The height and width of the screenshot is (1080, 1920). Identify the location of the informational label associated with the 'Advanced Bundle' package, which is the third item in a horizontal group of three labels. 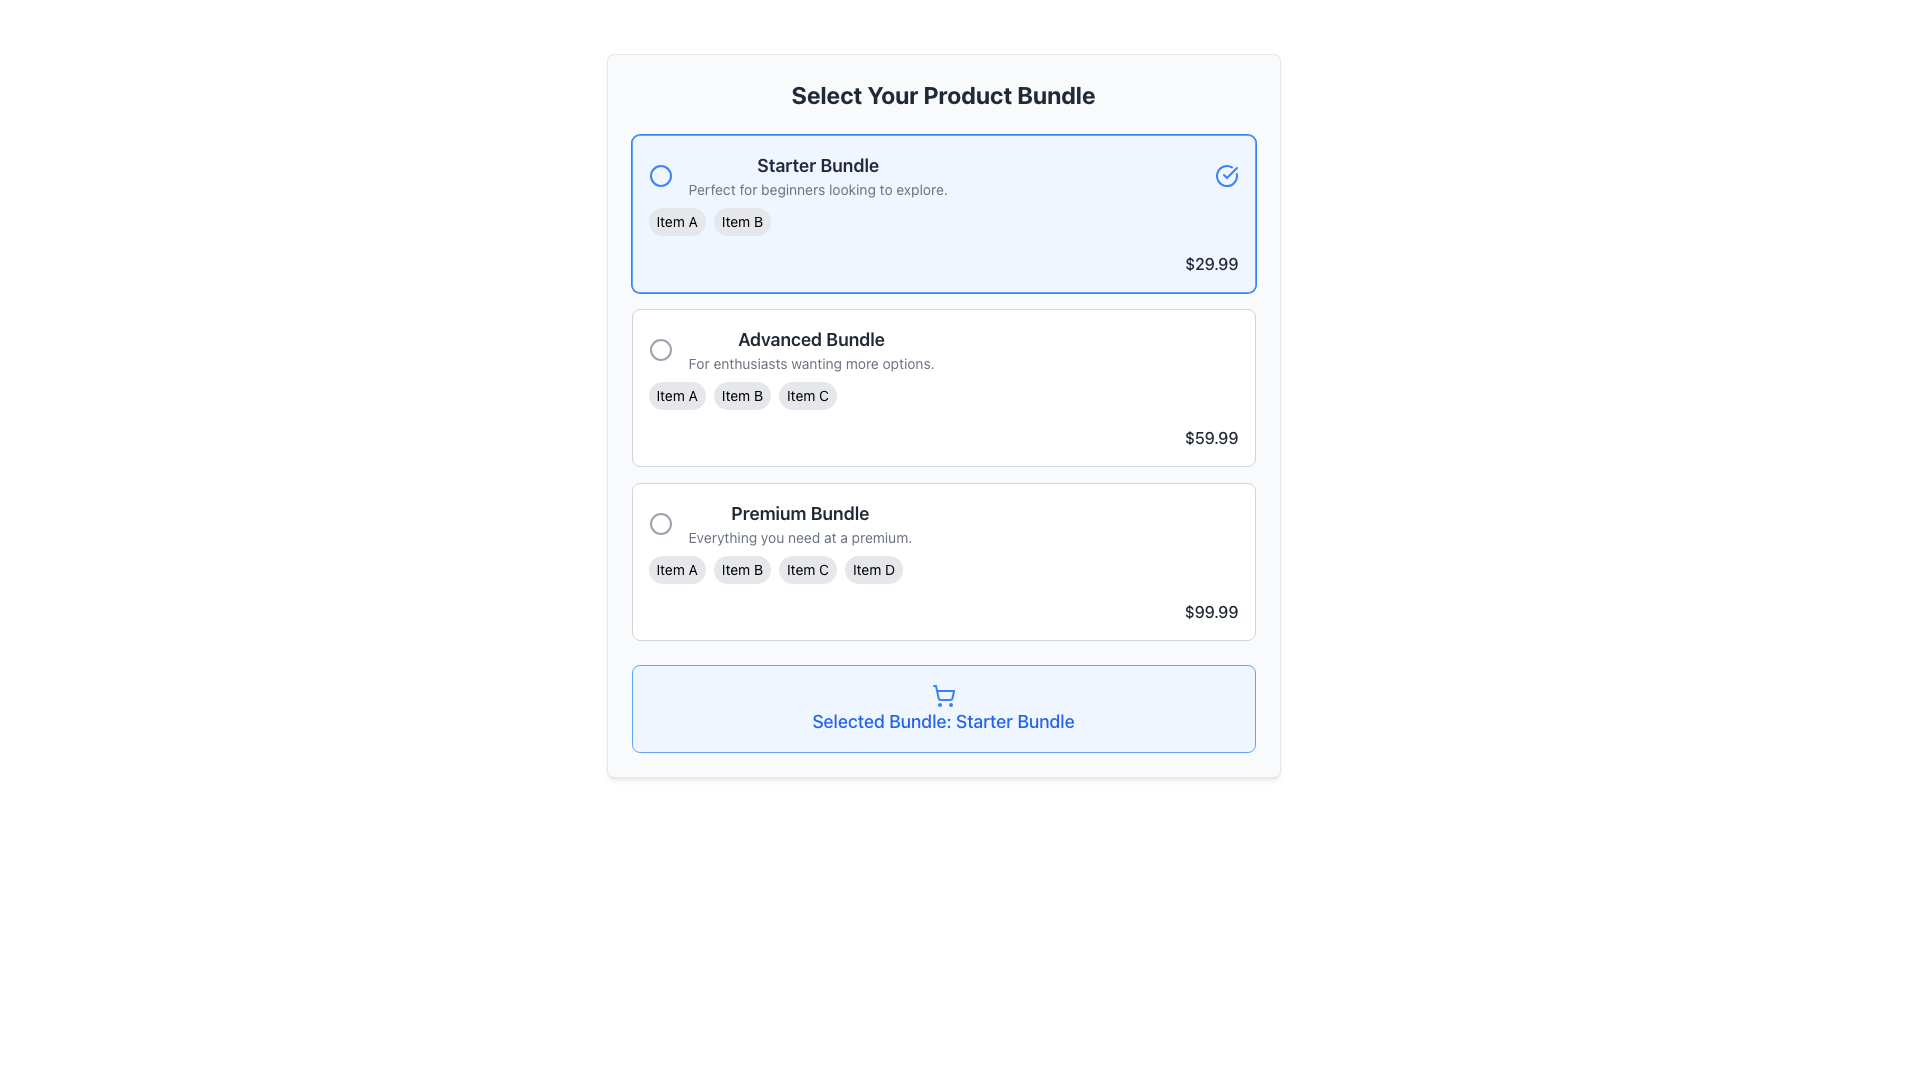
(807, 396).